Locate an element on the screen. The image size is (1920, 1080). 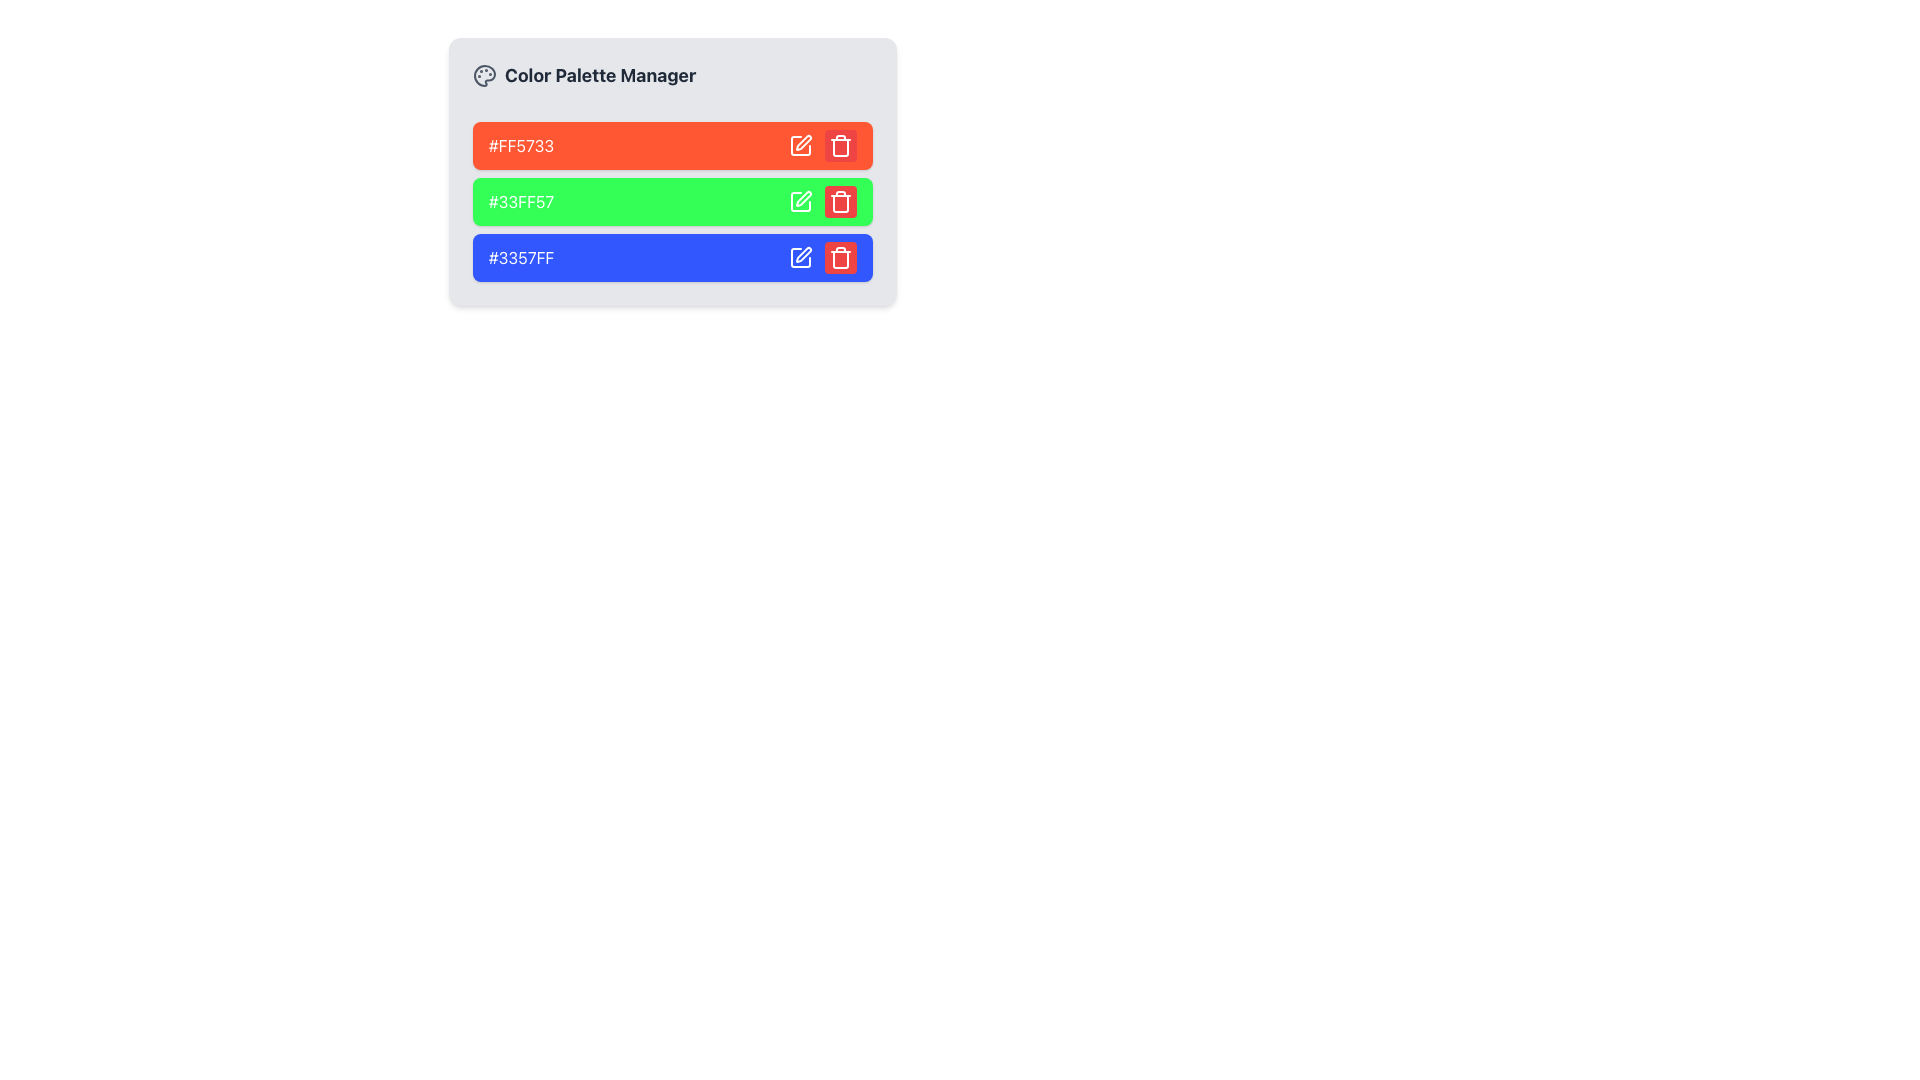
the edit and delete buttons in the Interactive action panel associated with the color green (#33FF57) to observe hover effects is located at coordinates (820, 201).